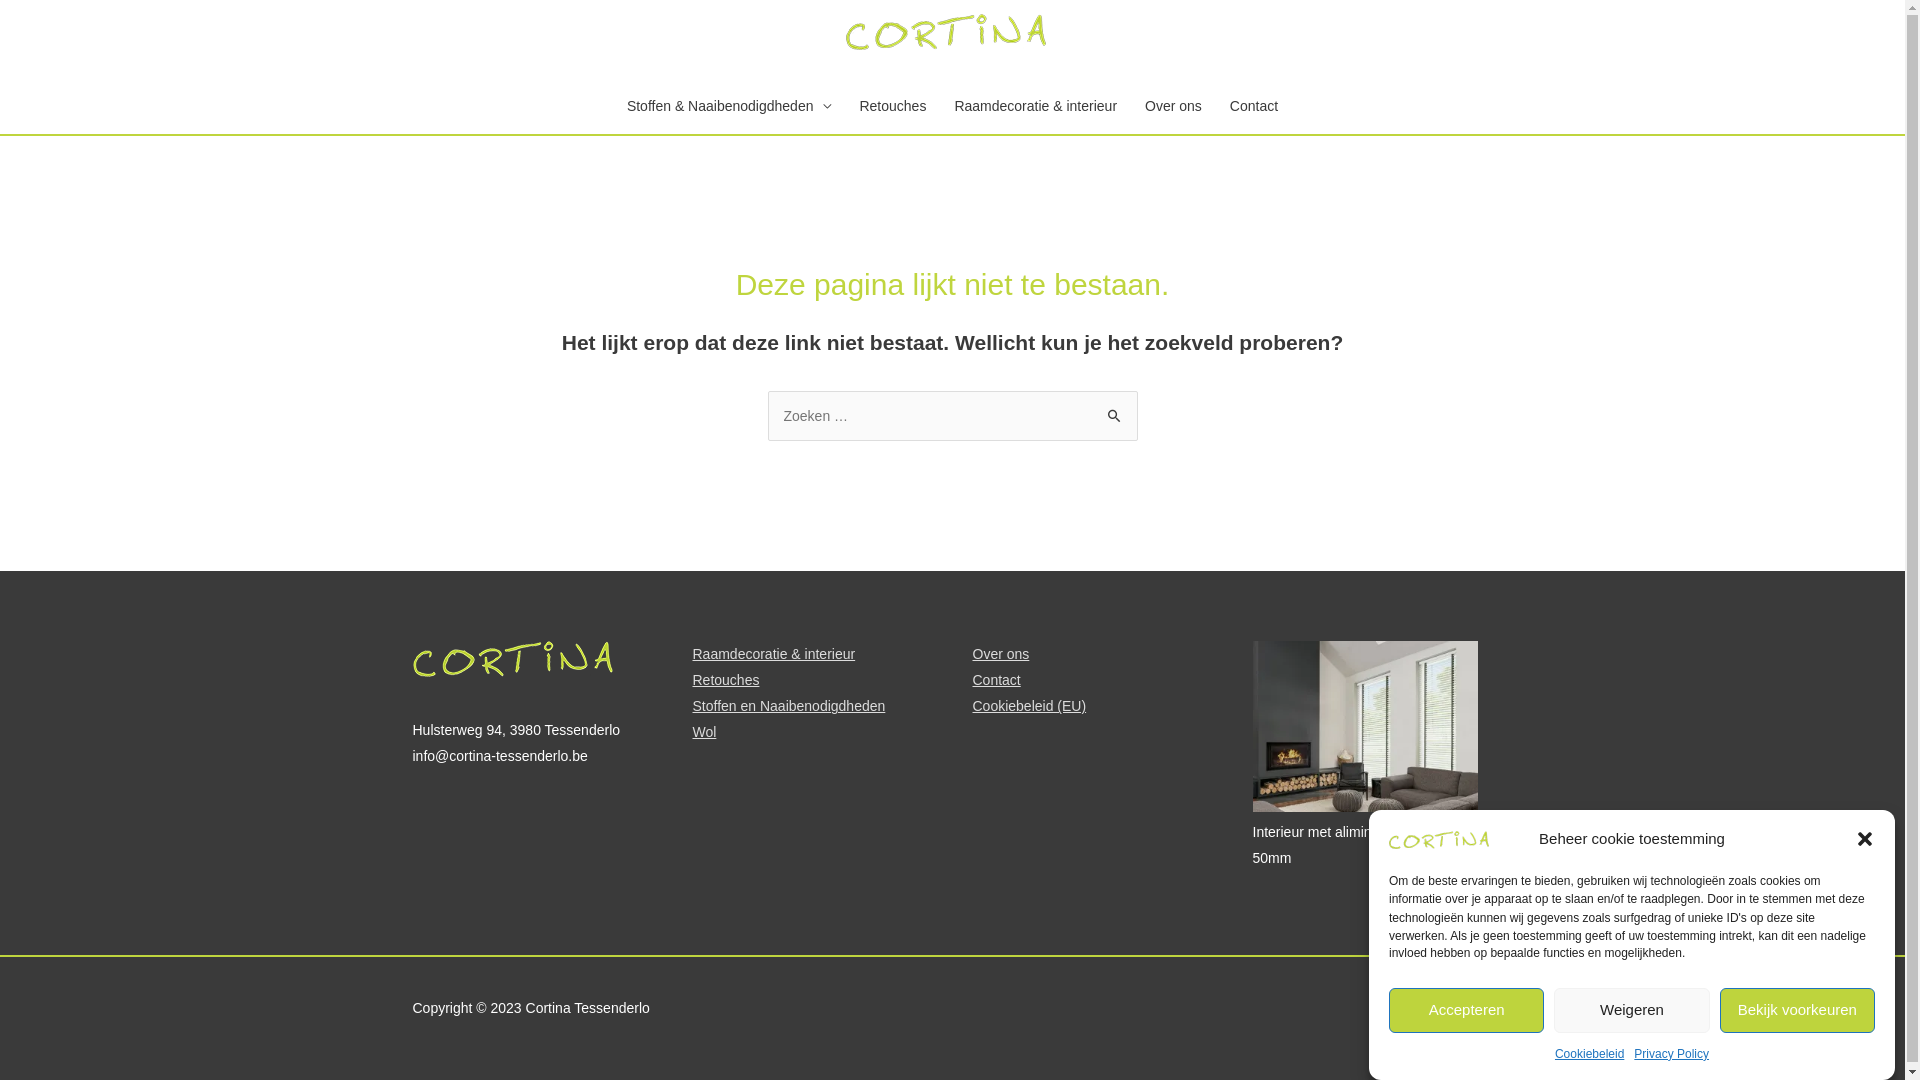 Image resolution: width=1920 pixels, height=1080 pixels. I want to click on 'Raamdecoratie & interieur', so click(772, 654).